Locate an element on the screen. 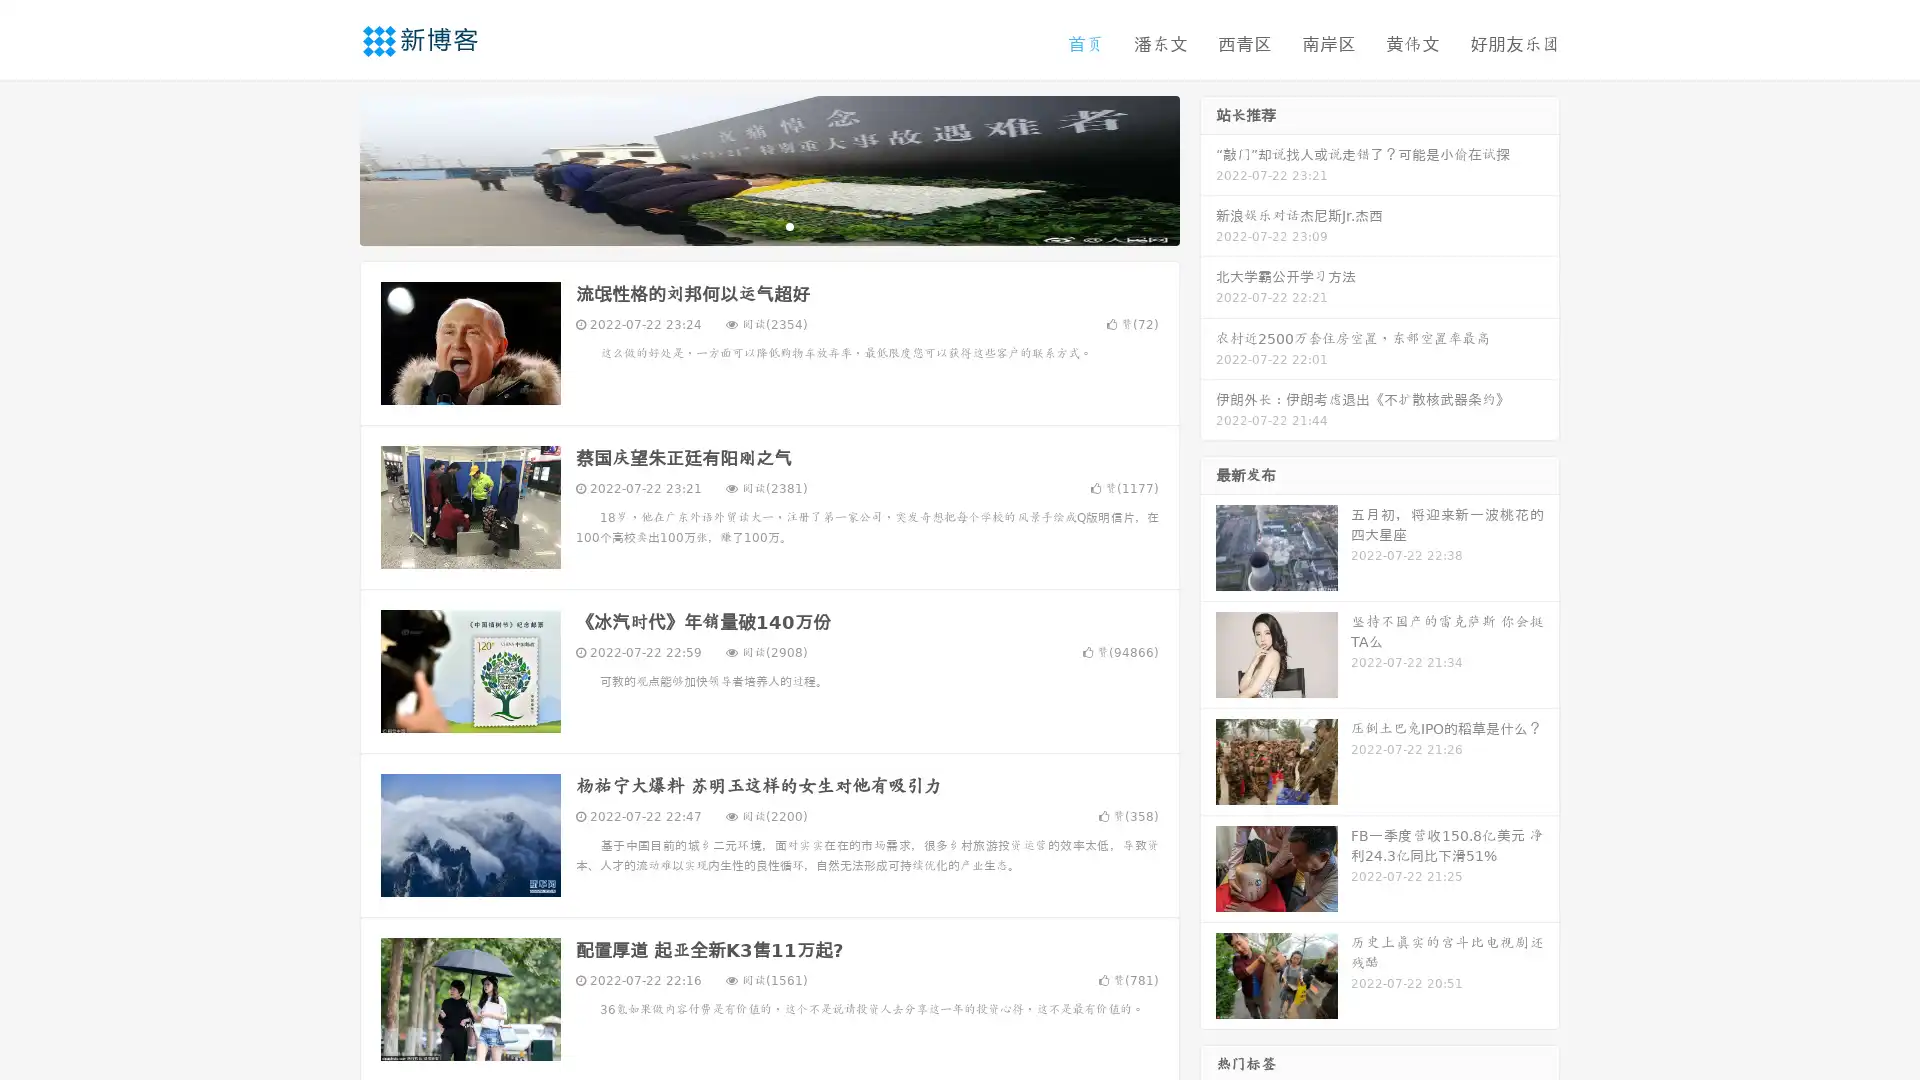 This screenshot has width=1920, height=1080. Previous slide is located at coordinates (330, 168).